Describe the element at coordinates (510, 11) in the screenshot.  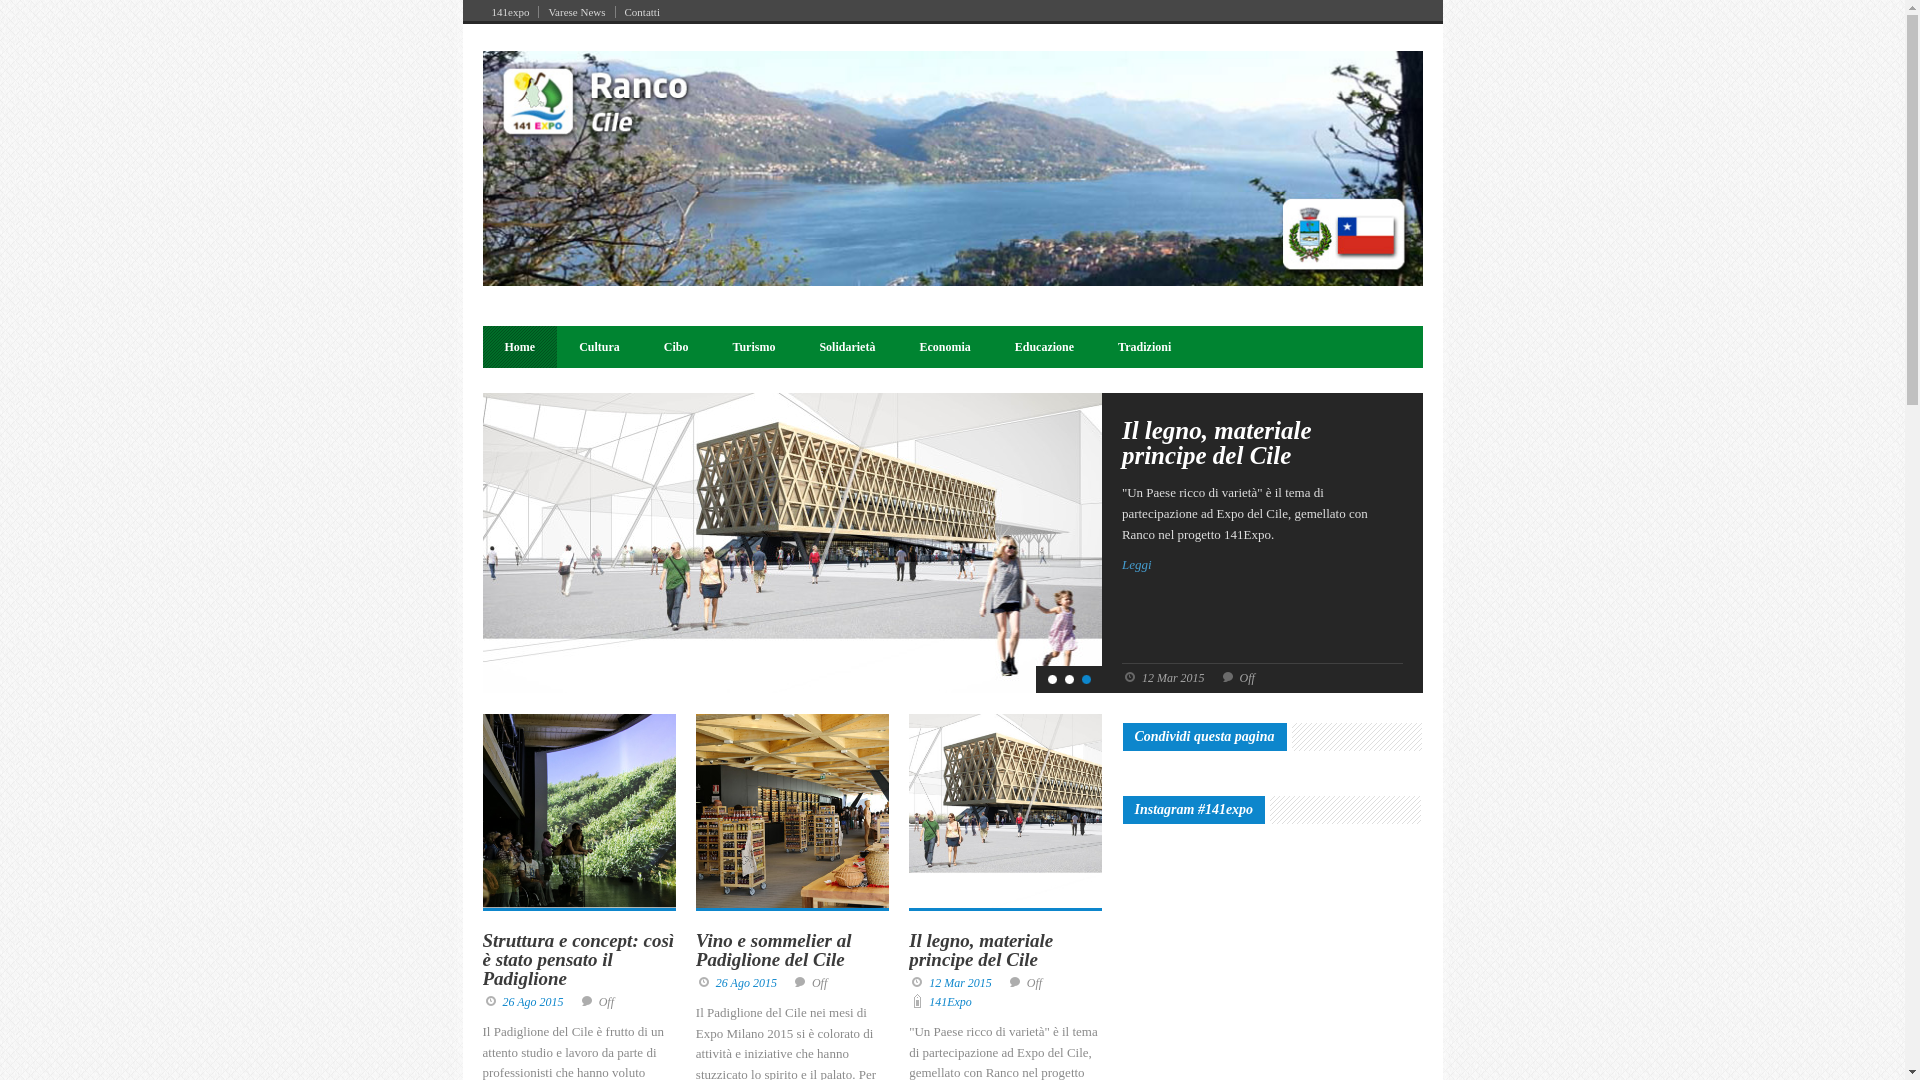
I see `'141expo'` at that location.